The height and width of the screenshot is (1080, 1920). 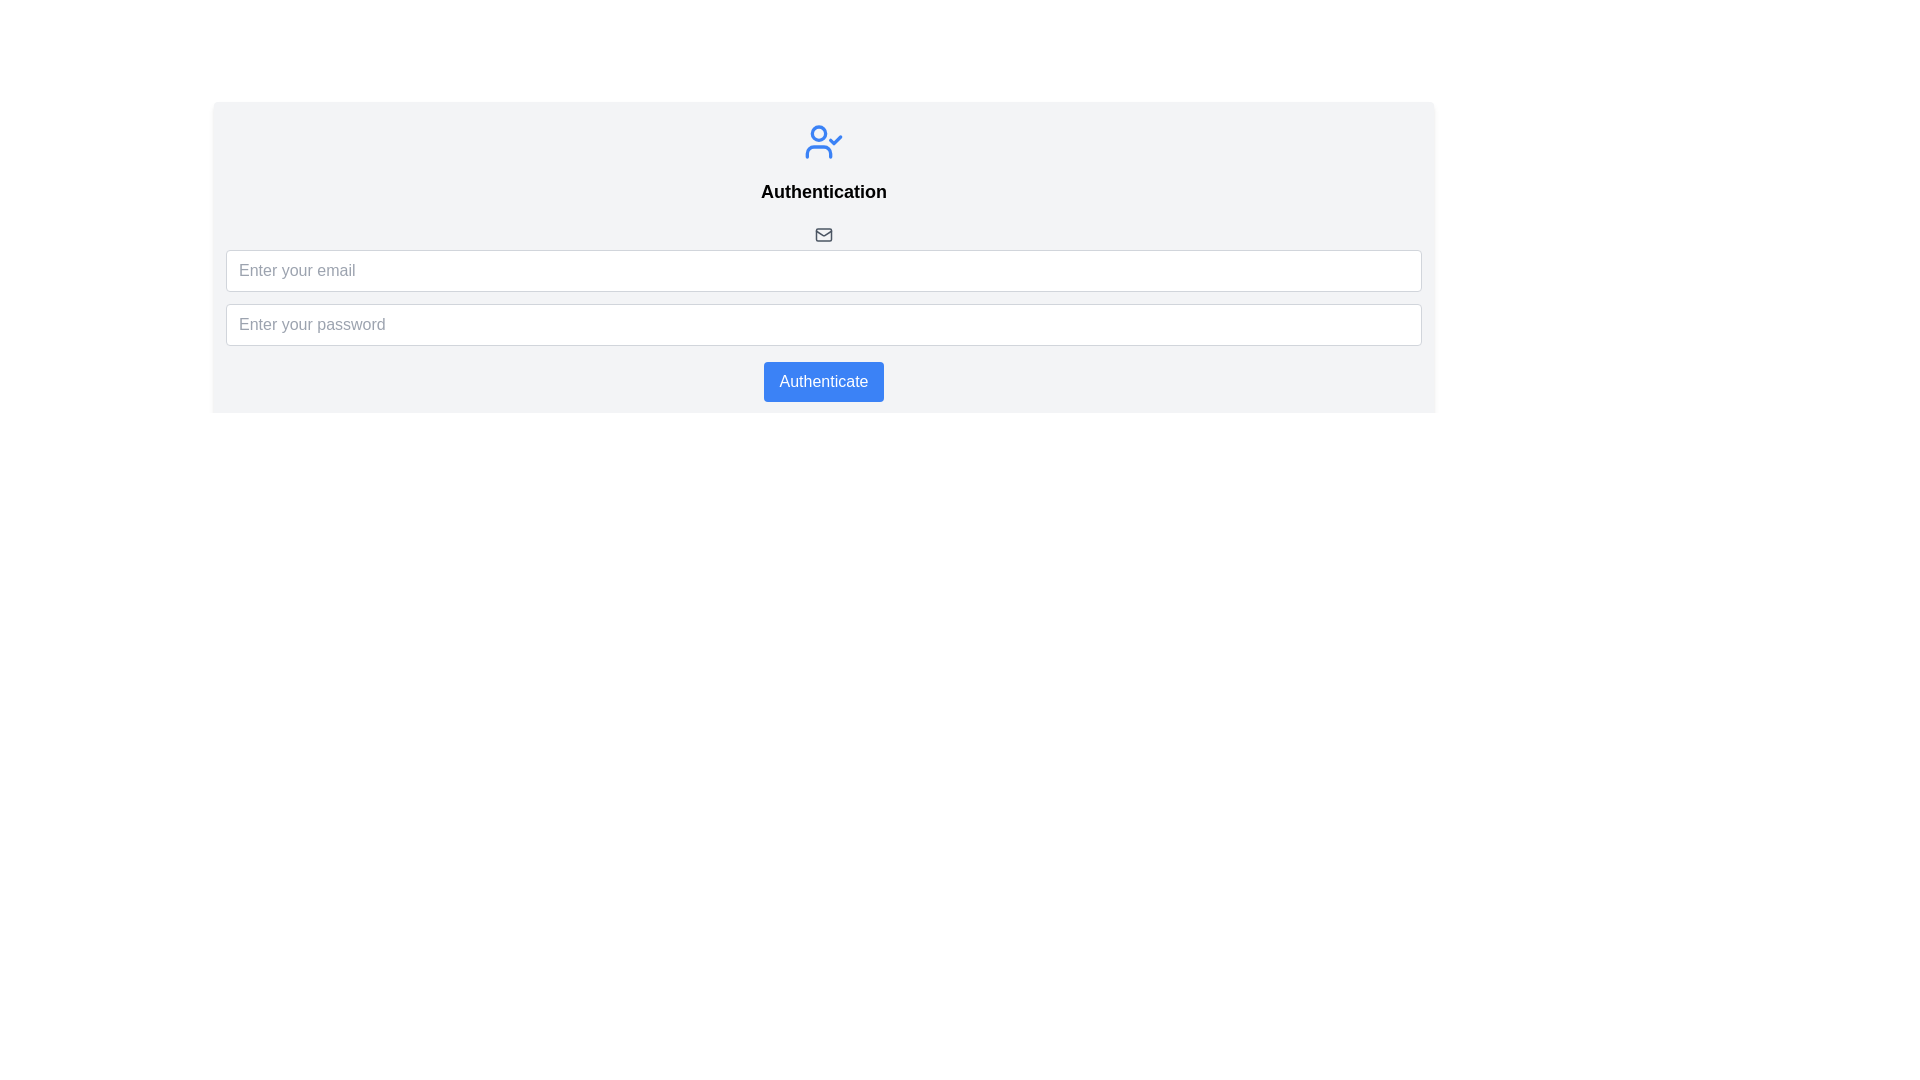 I want to click on the static text label that serves as the heading for the authentication section, positioned centrally below the user icon and above the email icon, so click(x=824, y=192).